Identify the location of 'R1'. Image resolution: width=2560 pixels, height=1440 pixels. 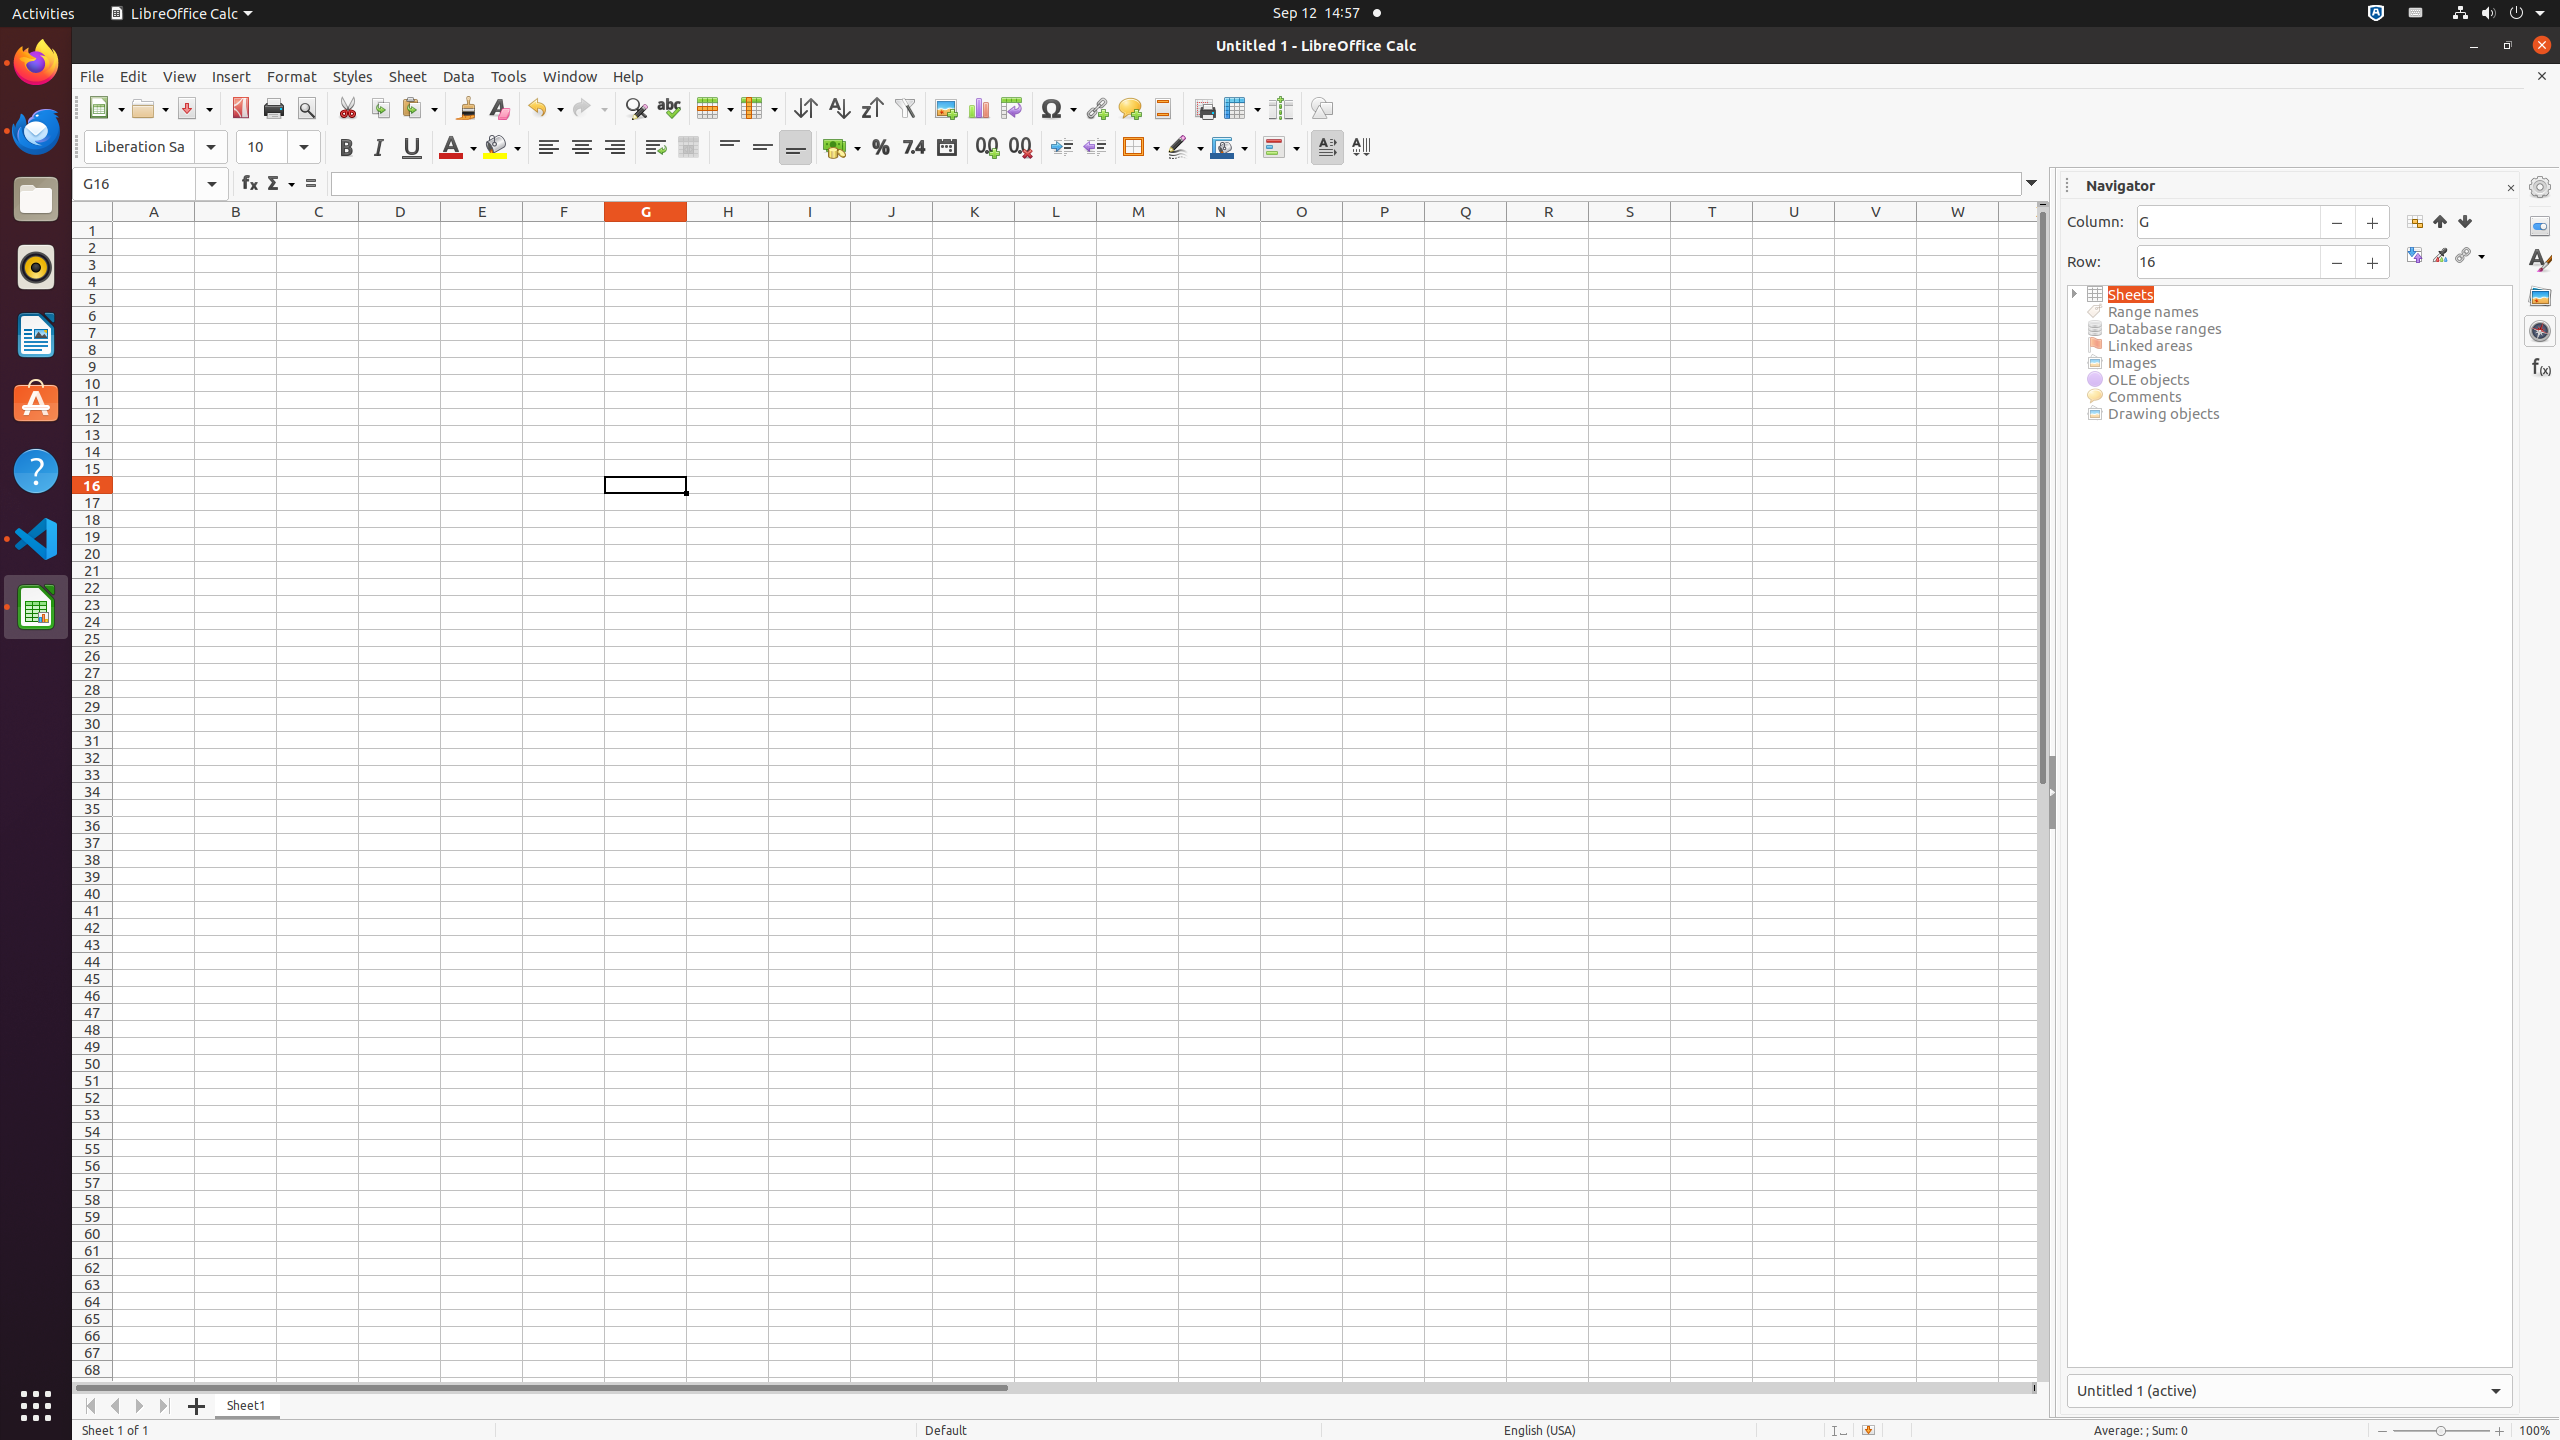
(1548, 229).